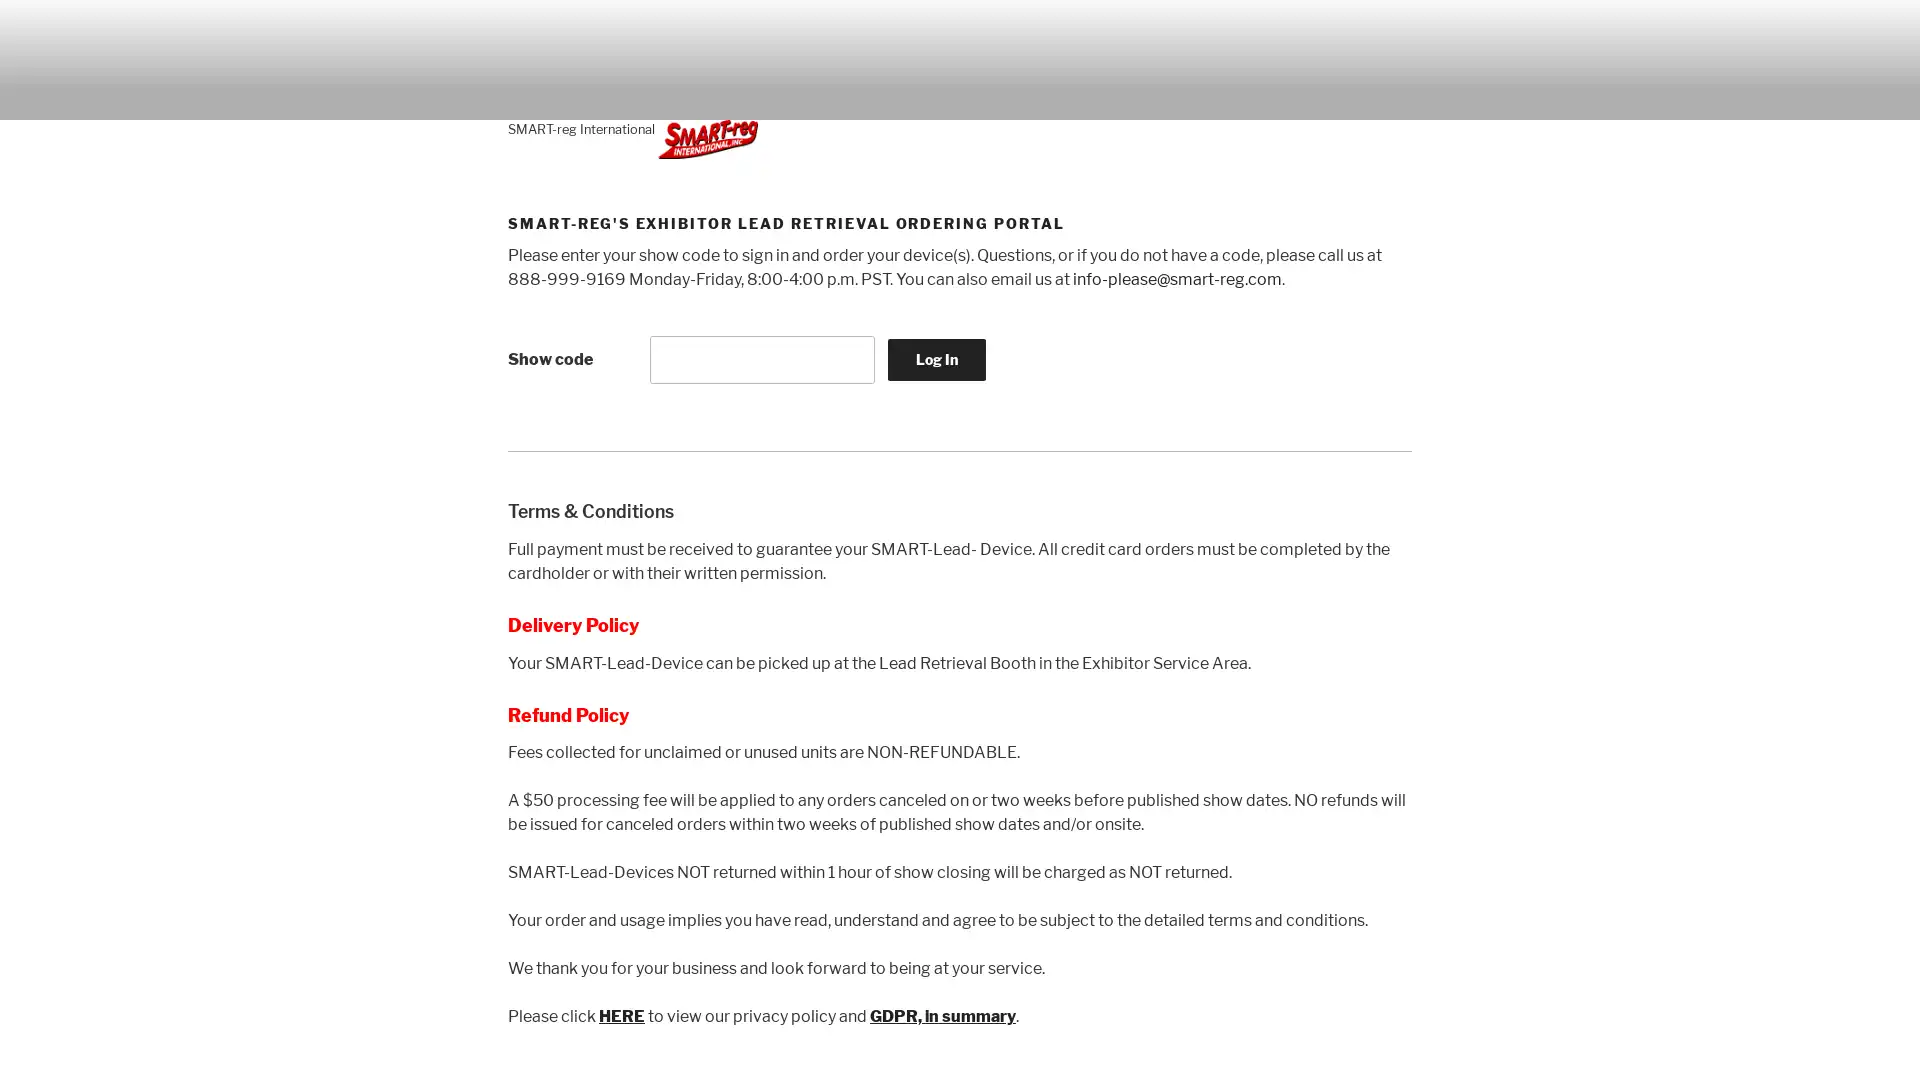 This screenshot has height=1080, width=1920. I want to click on Log In, so click(935, 357).